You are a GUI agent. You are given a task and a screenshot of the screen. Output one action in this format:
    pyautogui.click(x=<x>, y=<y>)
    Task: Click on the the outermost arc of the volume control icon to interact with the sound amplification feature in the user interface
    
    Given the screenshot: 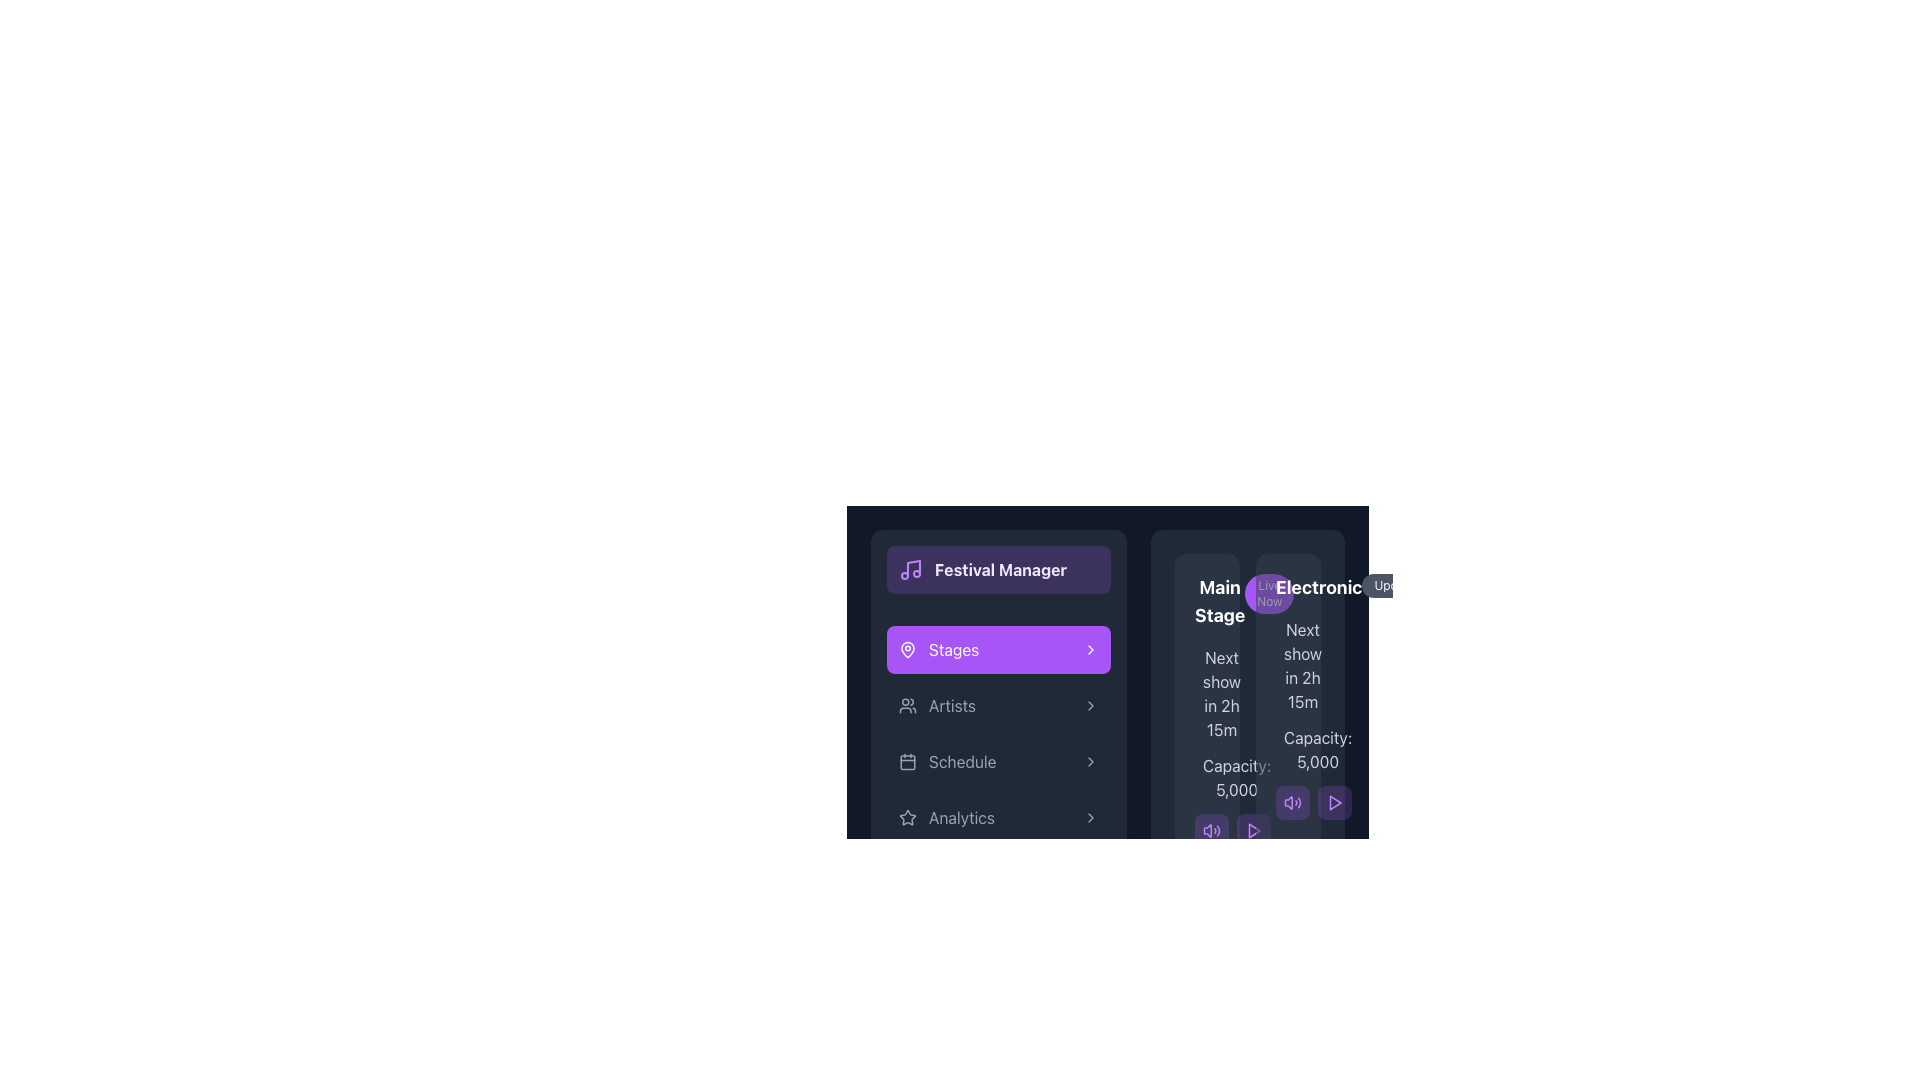 What is the action you would take?
    pyautogui.click(x=1217, y=830)
    